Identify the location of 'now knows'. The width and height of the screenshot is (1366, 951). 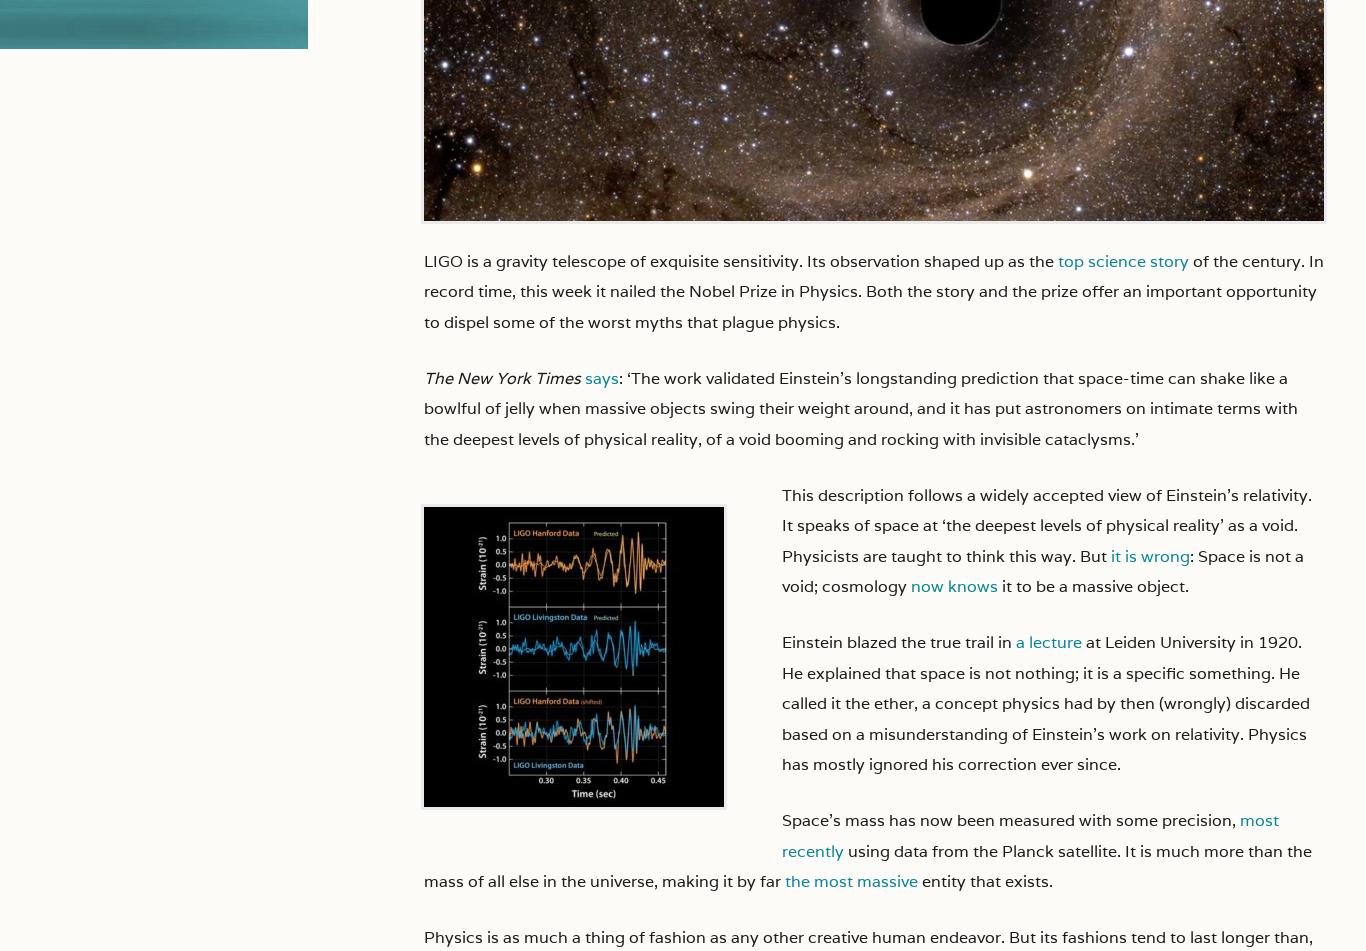
(954, 585).